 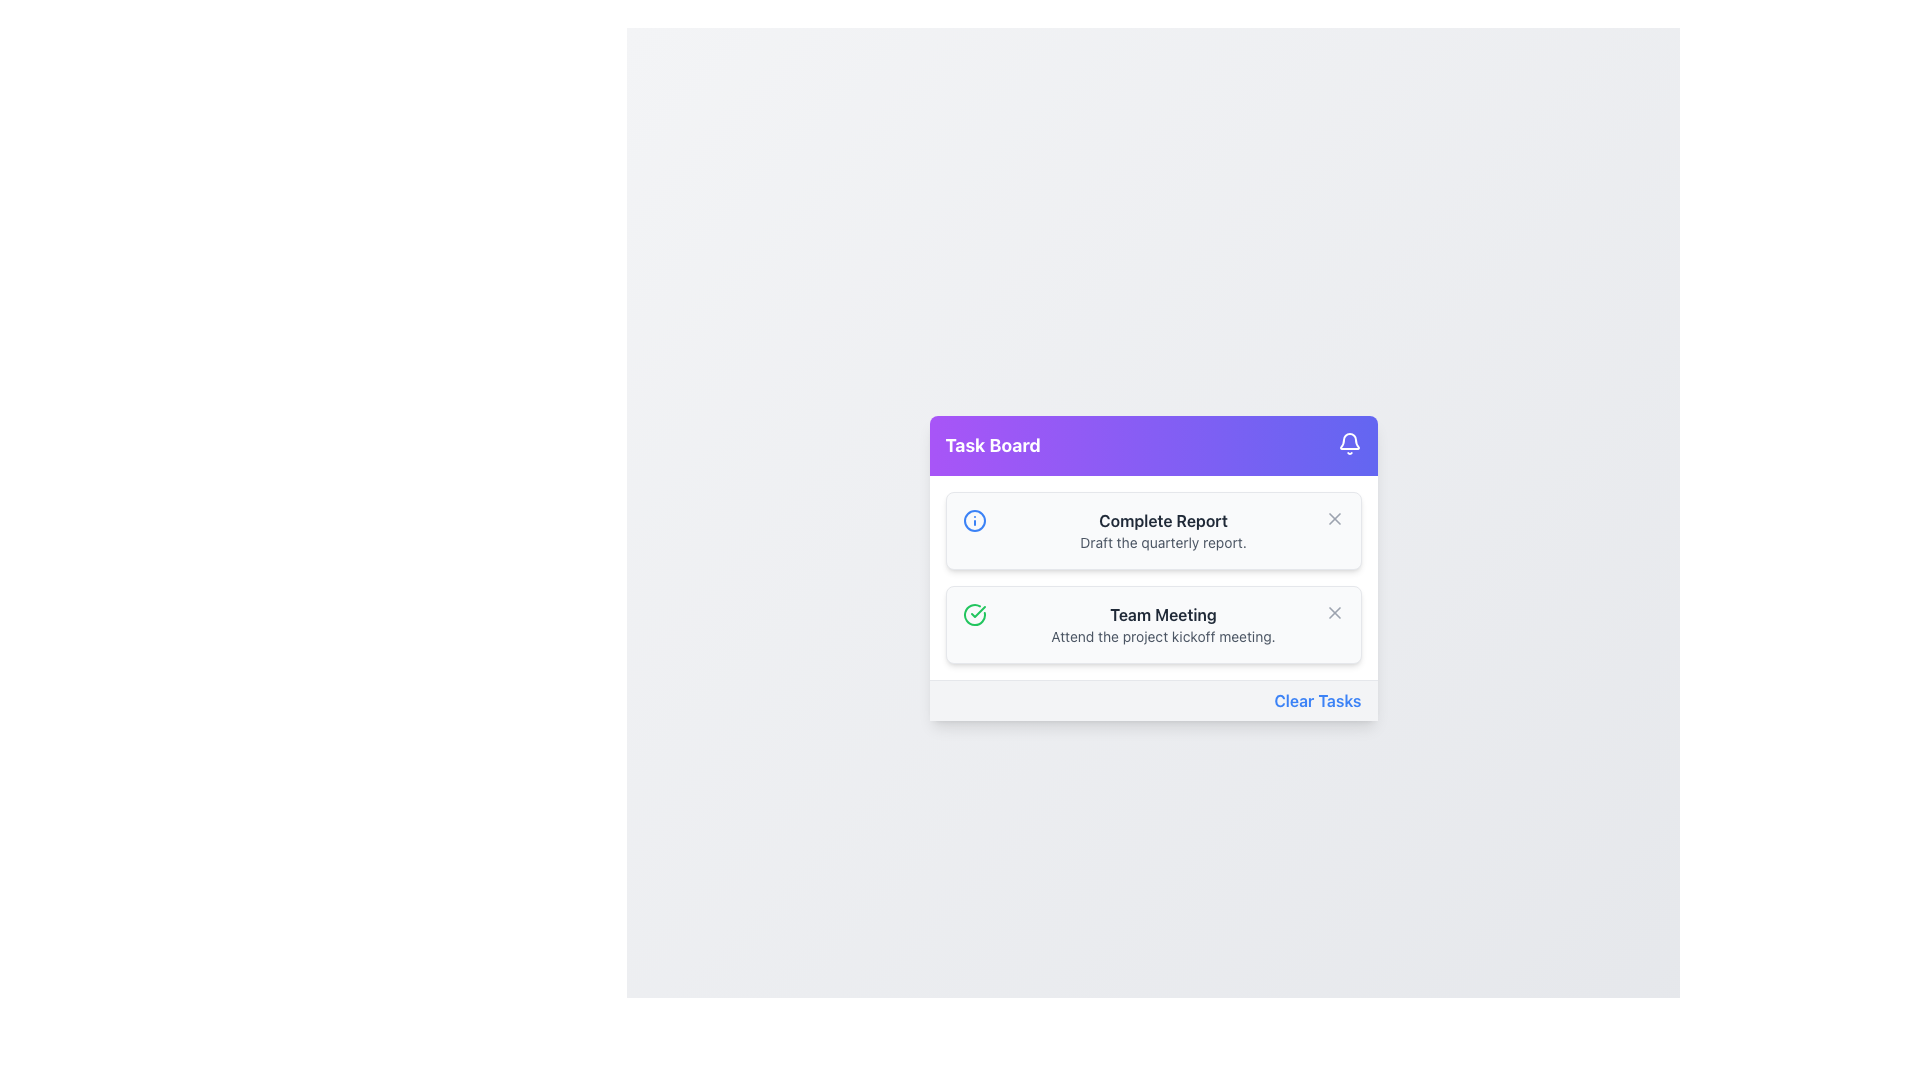 What do you see at coordinates (1334, 611) in the screenshot?
I see `the 'X' icon in the upper-right corner of the 'Team Meeting' task card` at bounding box center [1334, 611].